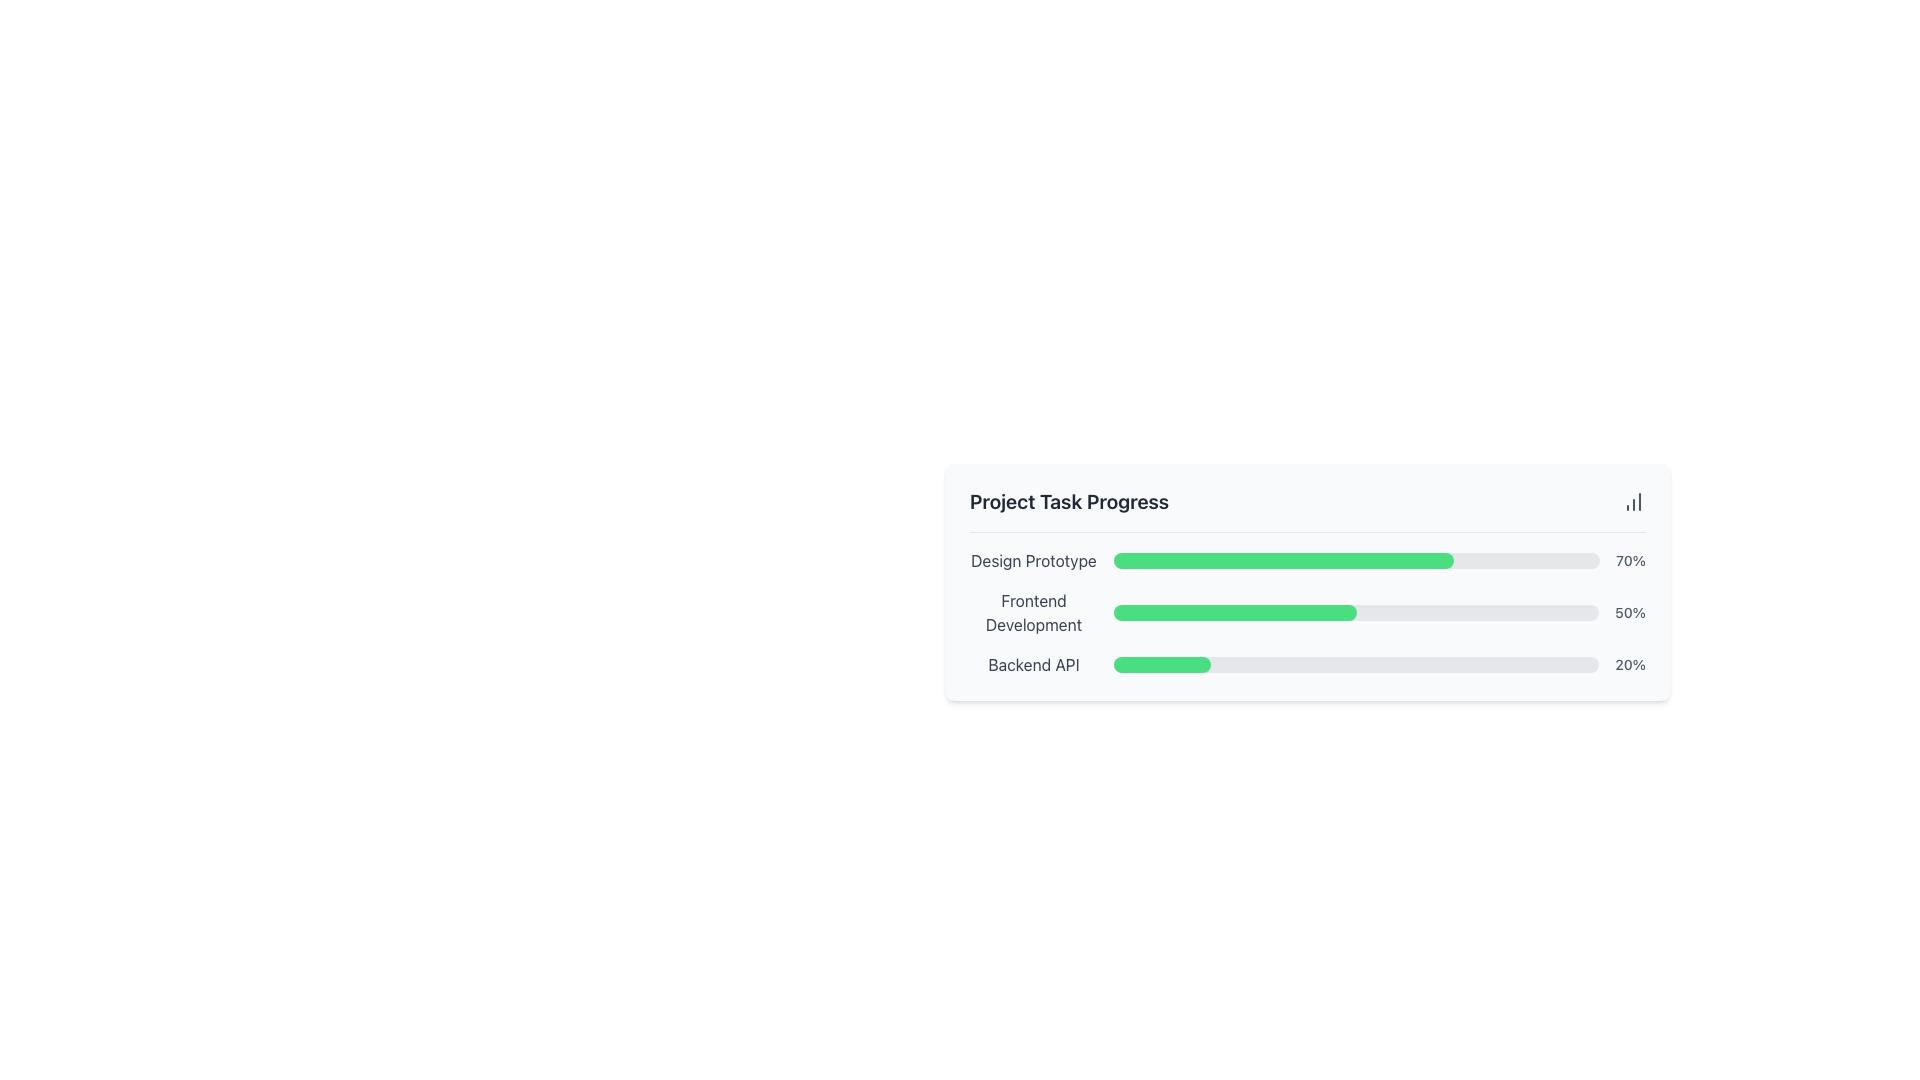 The width and height of the screenshot is (1920, 1080). I want to click on the completion progress visualized by the green progress bar segment that fills 70% of the containing bar, positioned in the first row of the task layout, so click(1284, 560).